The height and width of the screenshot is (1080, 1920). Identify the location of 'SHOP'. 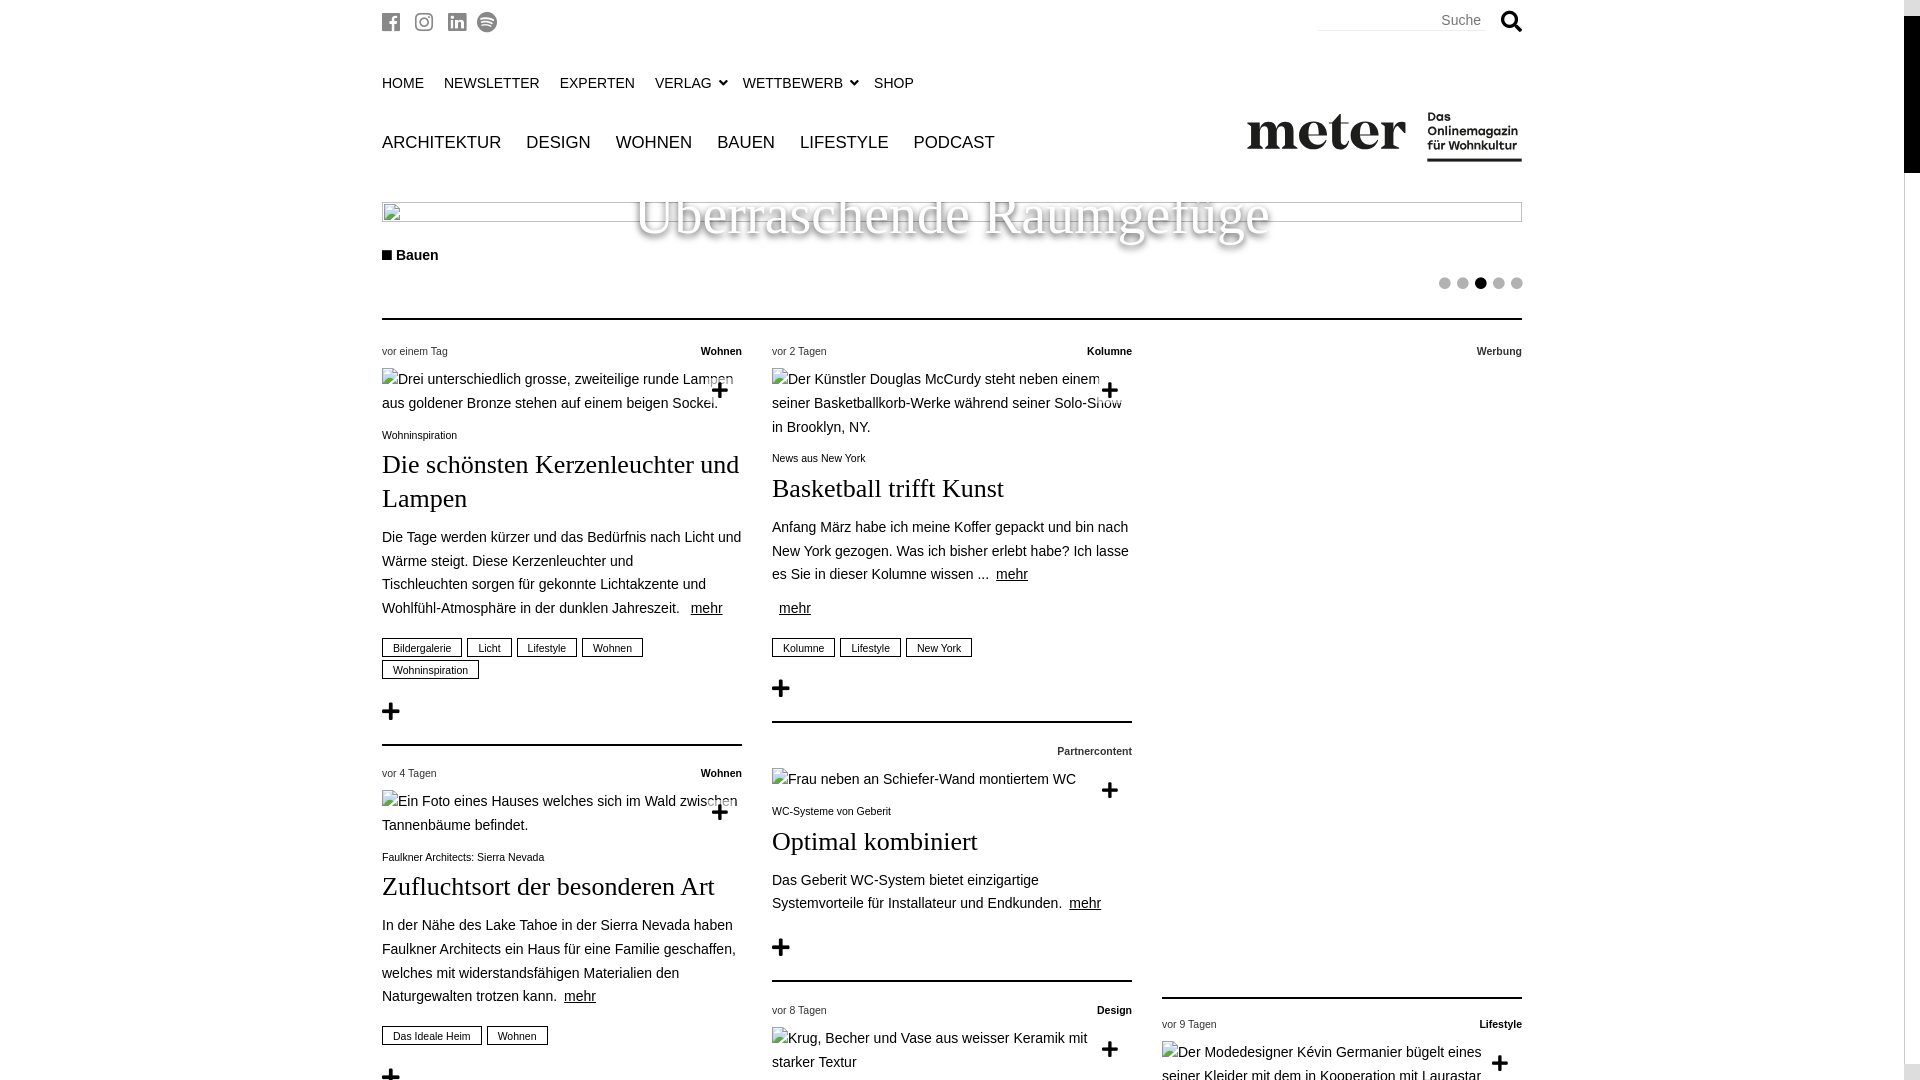
(895, 82).